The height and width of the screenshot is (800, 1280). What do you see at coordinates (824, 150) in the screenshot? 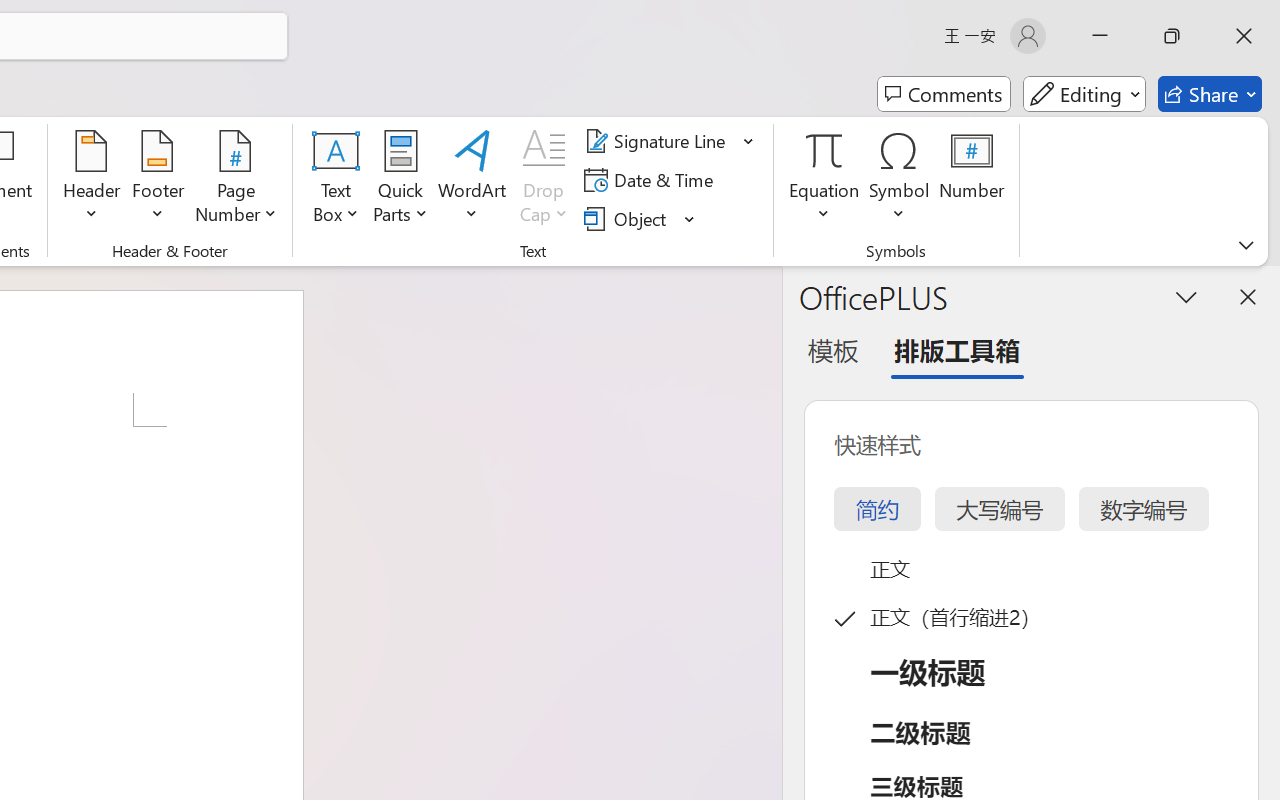
I see `'Equation'` at bounding box center [824, 150].